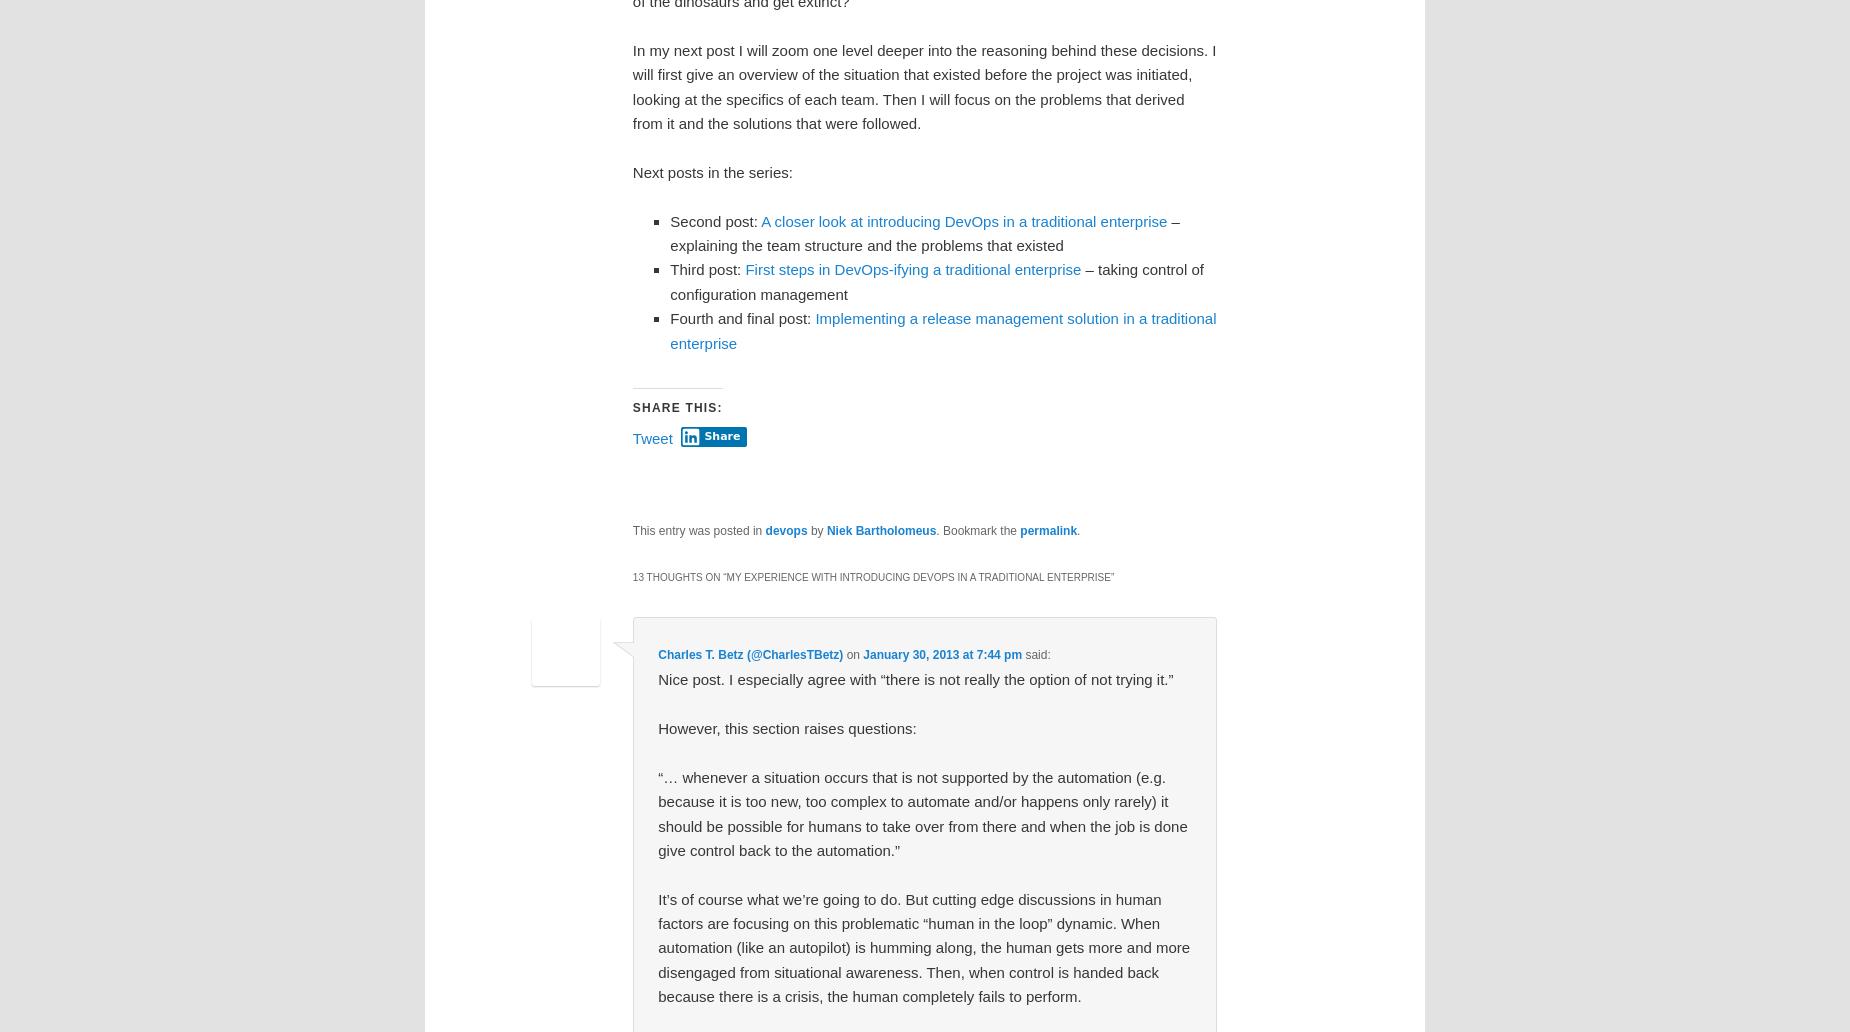  I want to click on 'Second post:', so click(715, 219).